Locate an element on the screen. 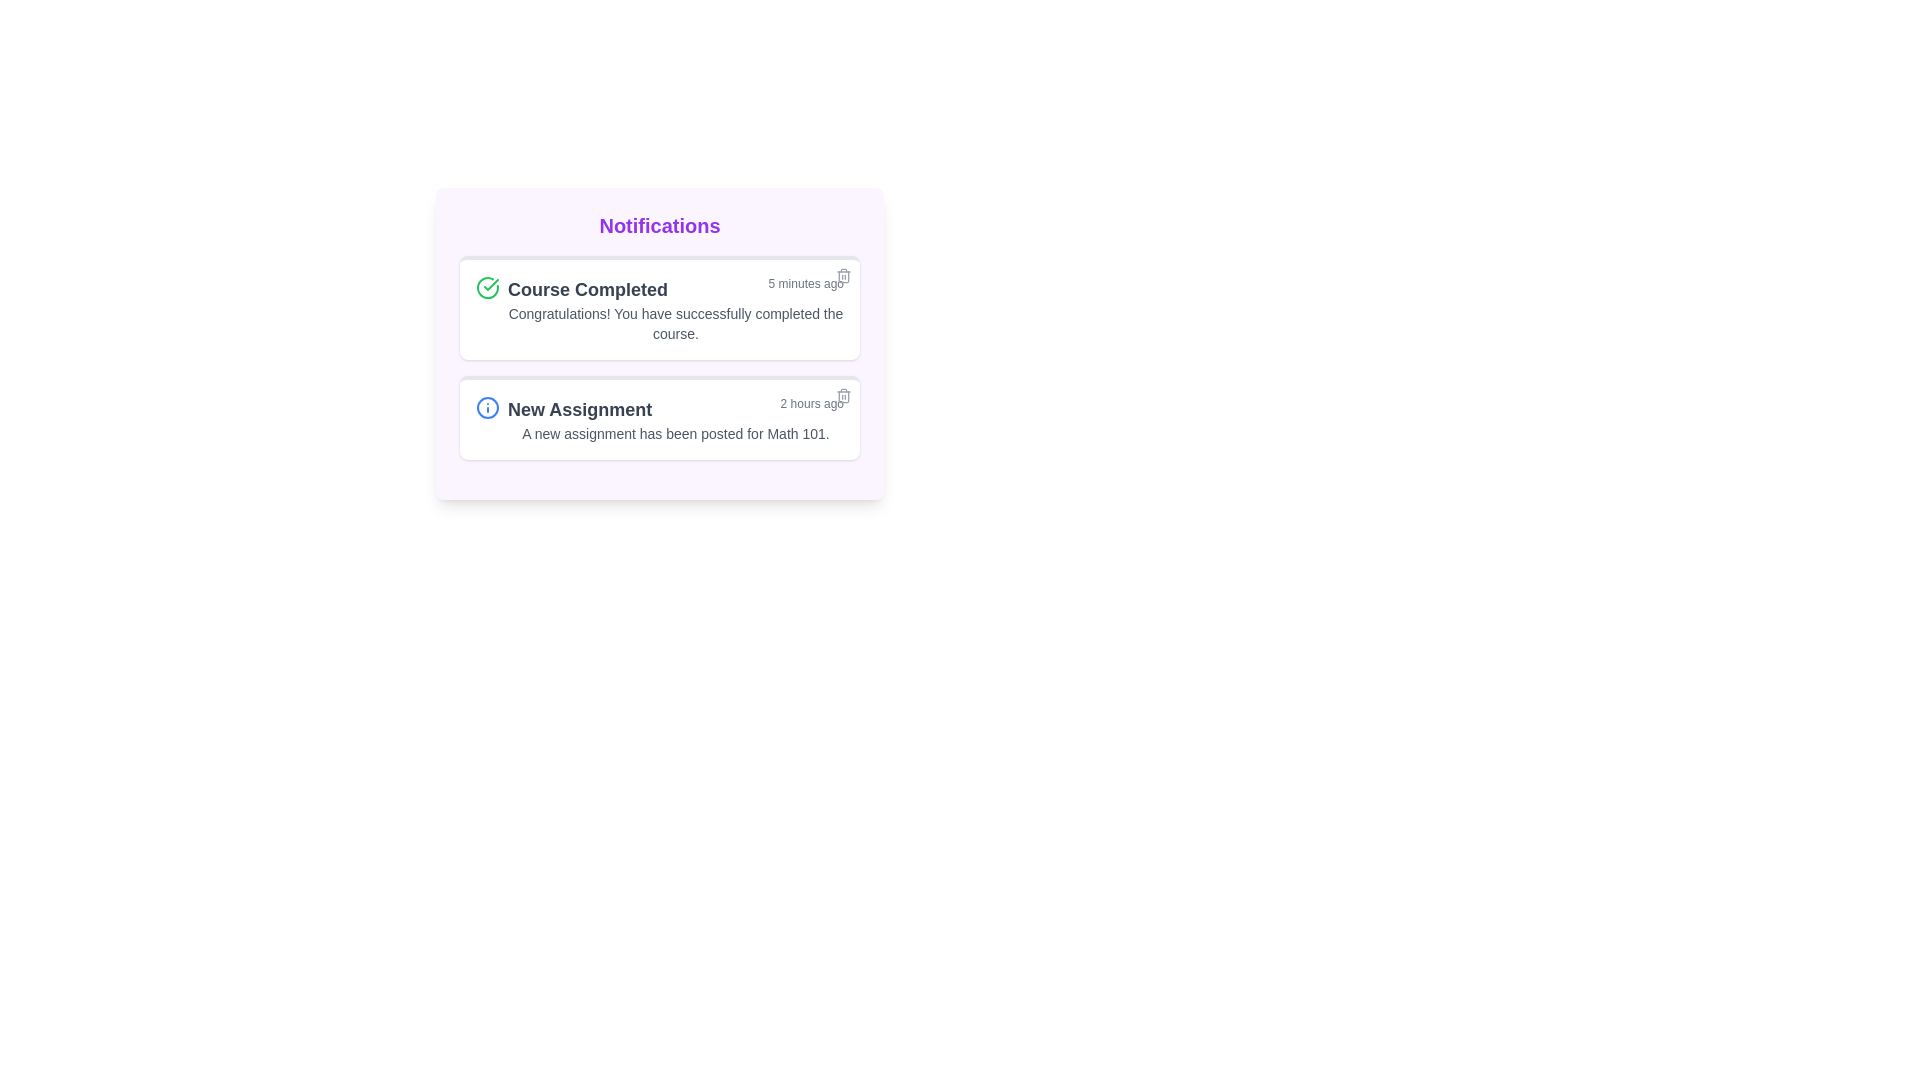 This screenshot has width=1920, height=1080. the circular icon with a light blue border and white background located in the 'New Assignment' notification panel is located at coordinates (488, 407).